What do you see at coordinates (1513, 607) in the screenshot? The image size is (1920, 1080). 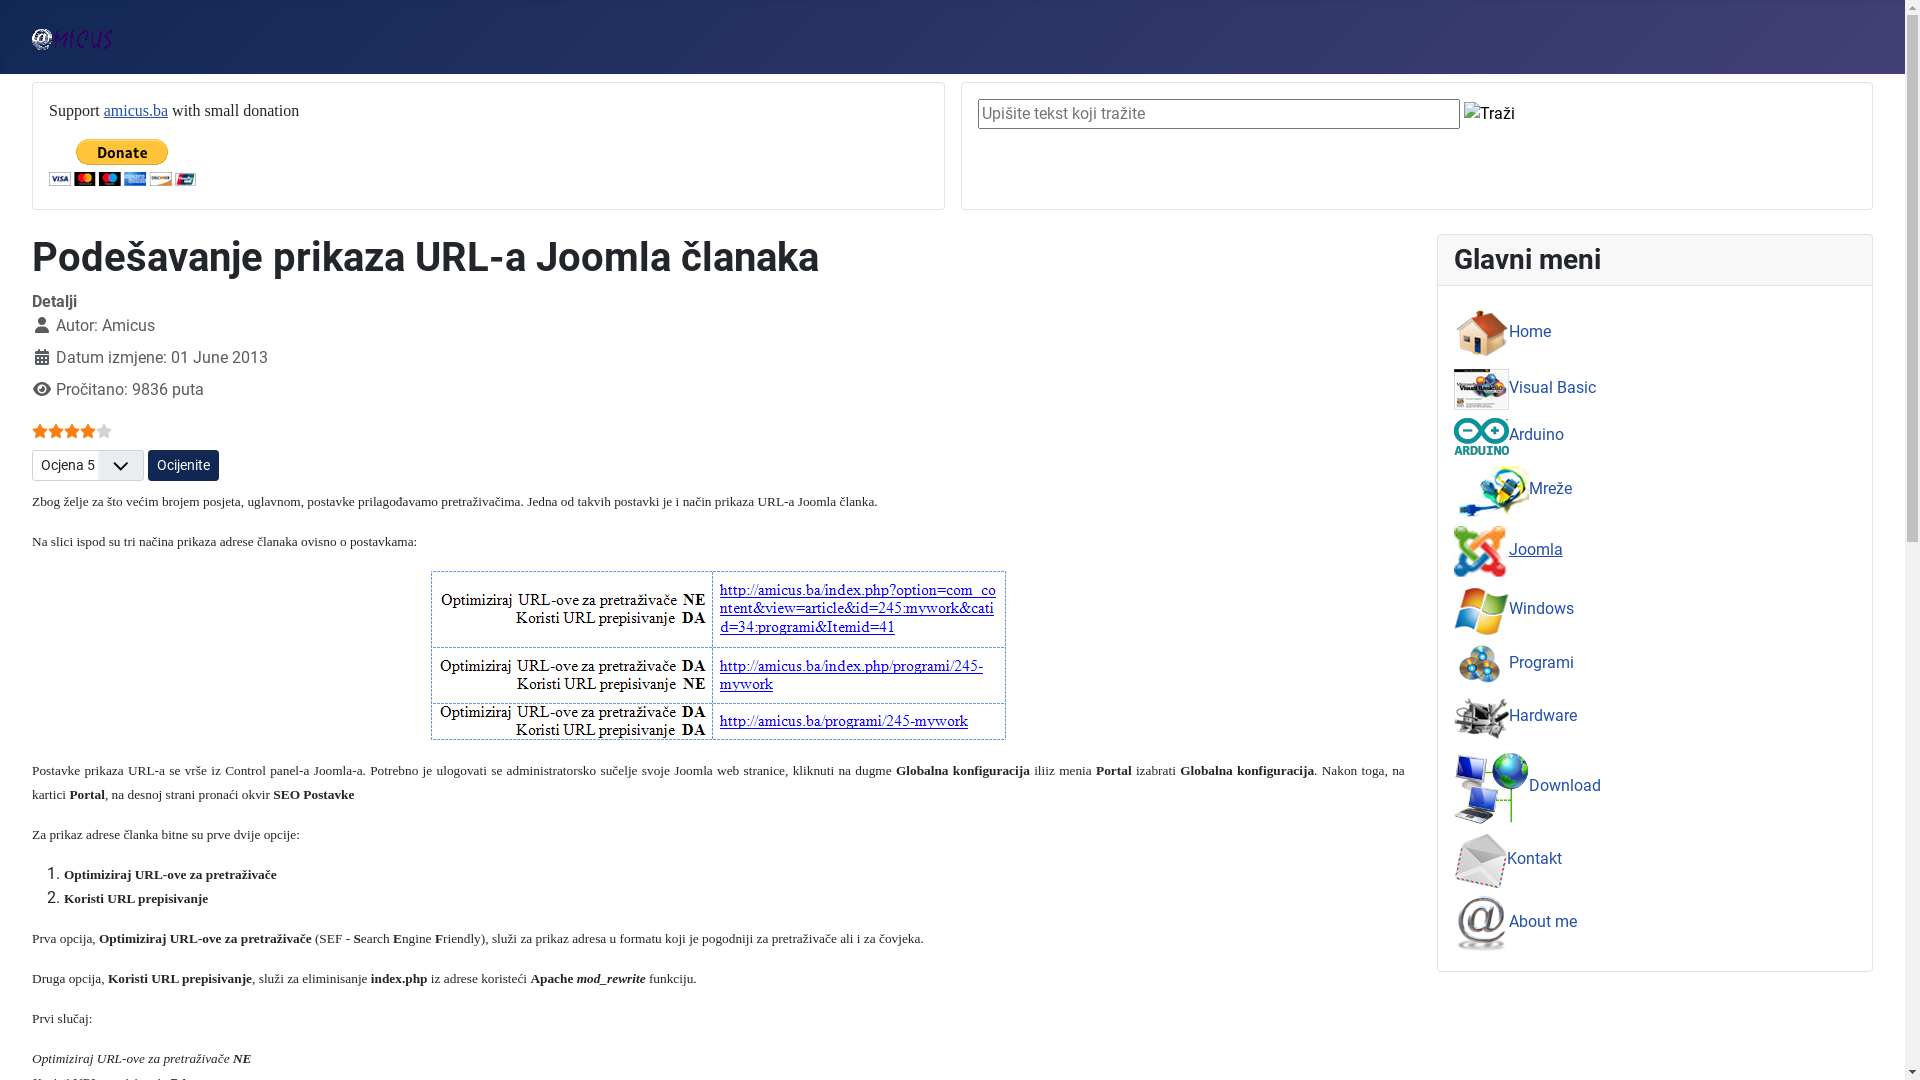 I see `'Windows'` at bounding box center [1513, 607].